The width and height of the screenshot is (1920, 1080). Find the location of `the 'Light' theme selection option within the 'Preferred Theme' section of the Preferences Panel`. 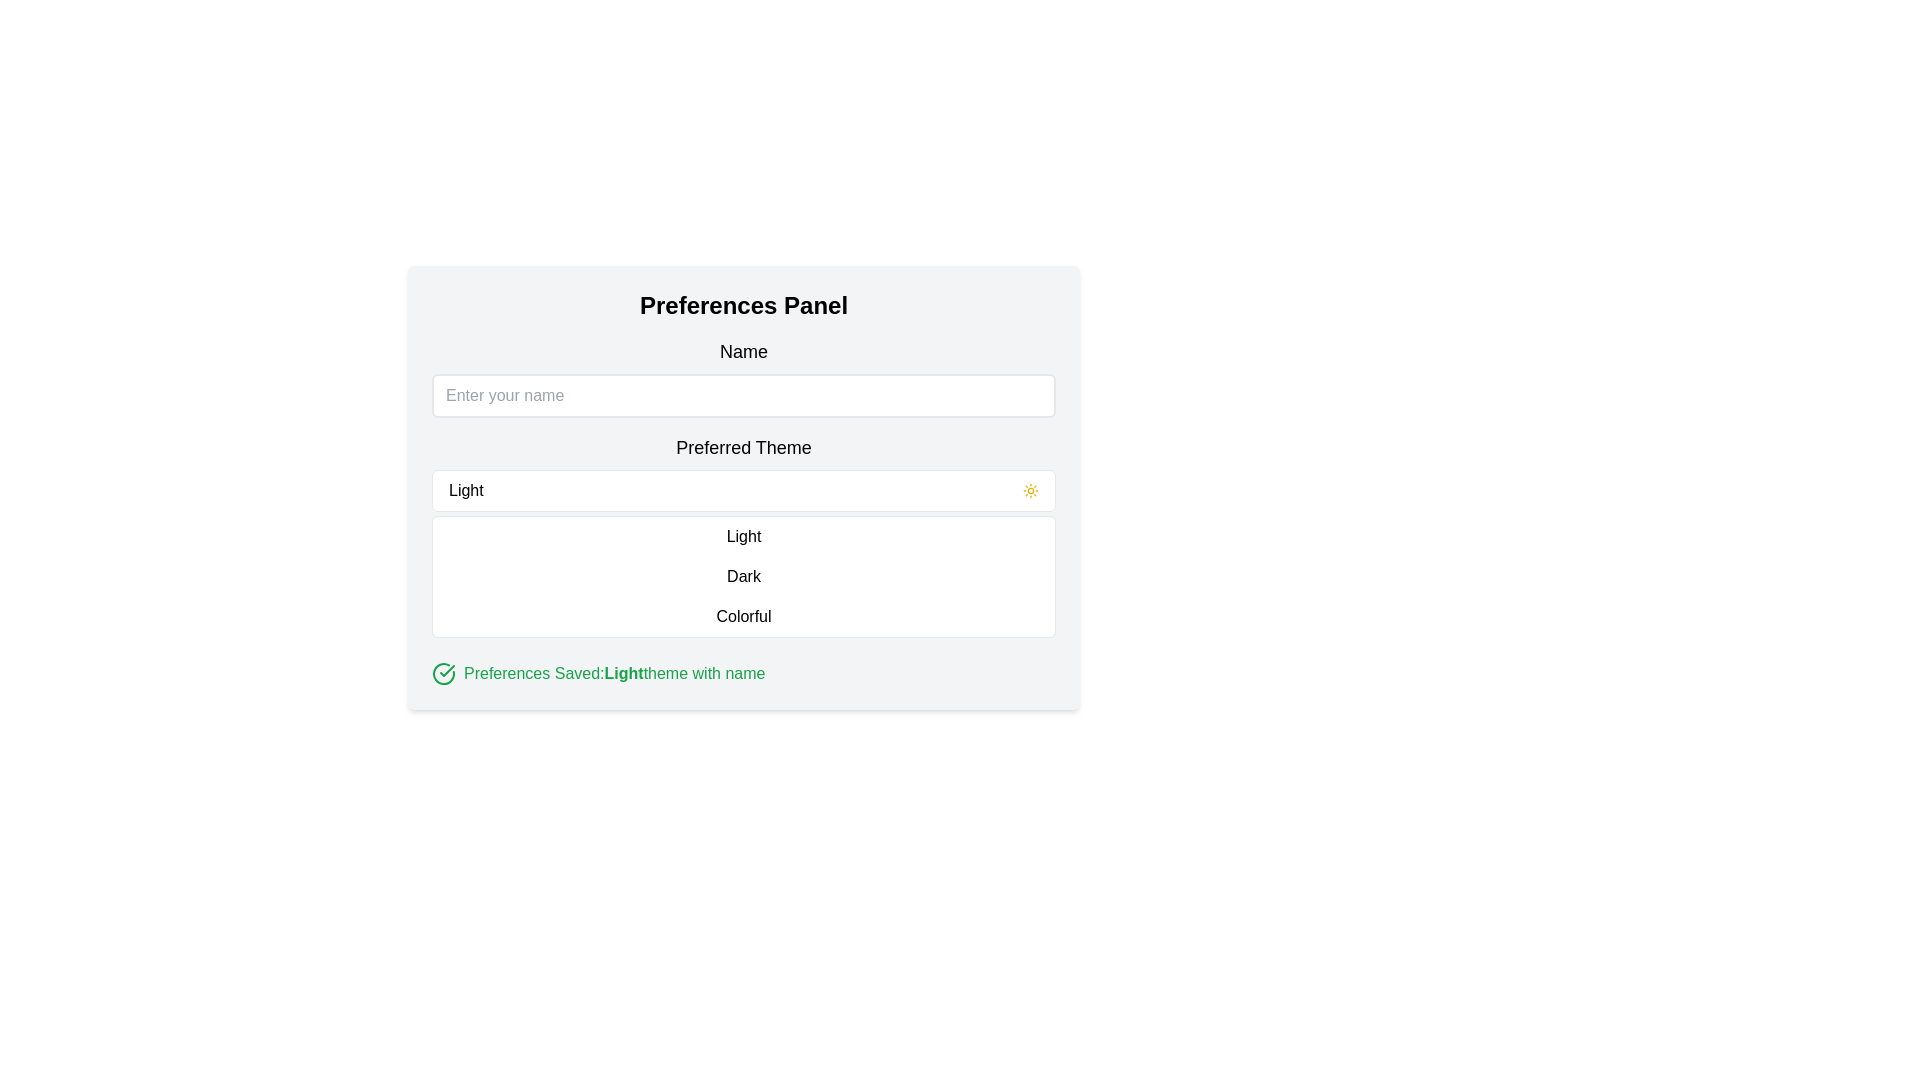

the 'Light' theme selection option within the 'Preferred Theme' section of the Preferences Panel is located at coordinates (743, 490).